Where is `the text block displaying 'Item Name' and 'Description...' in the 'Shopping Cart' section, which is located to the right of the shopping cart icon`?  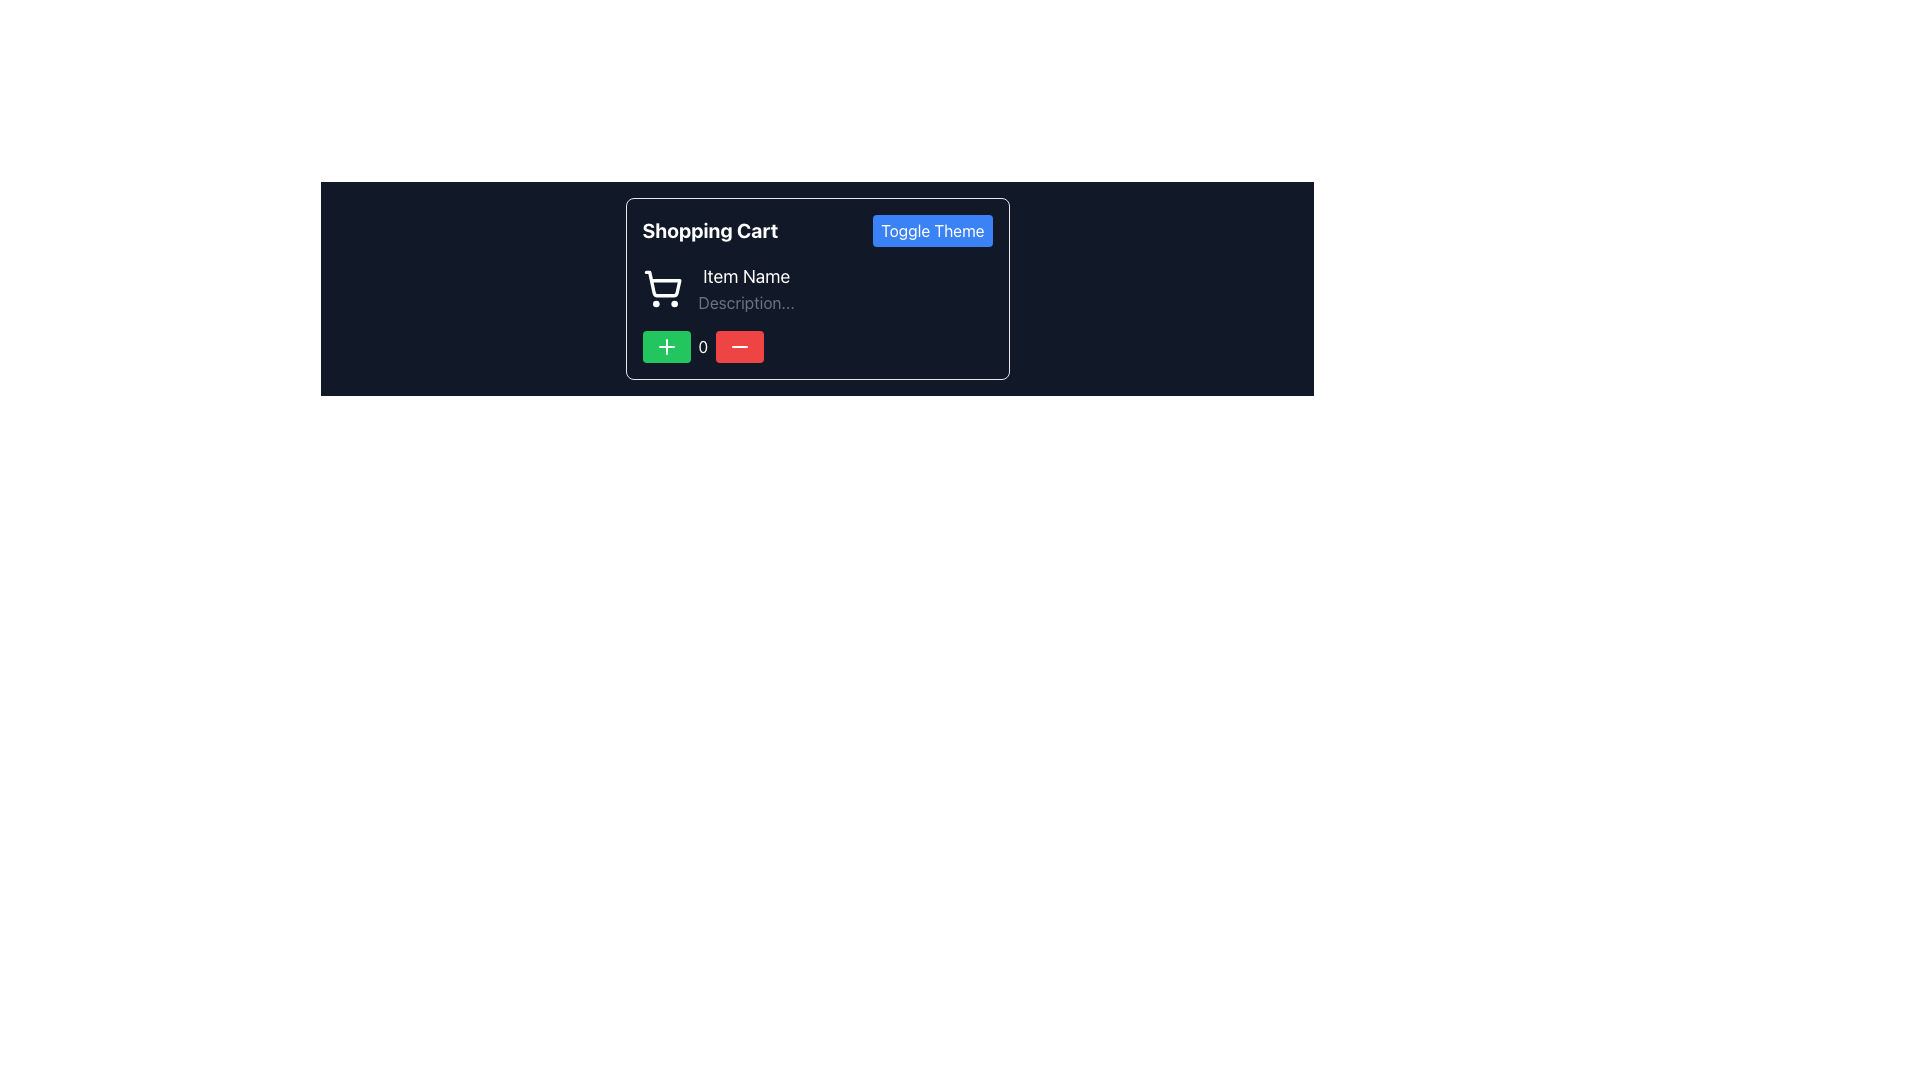
the text block displaying 'Item Name' and 'Description...' in the 'Shopping Cart' section, which is located to the right of the shopping cart icon is located at coordinates (745, 289).